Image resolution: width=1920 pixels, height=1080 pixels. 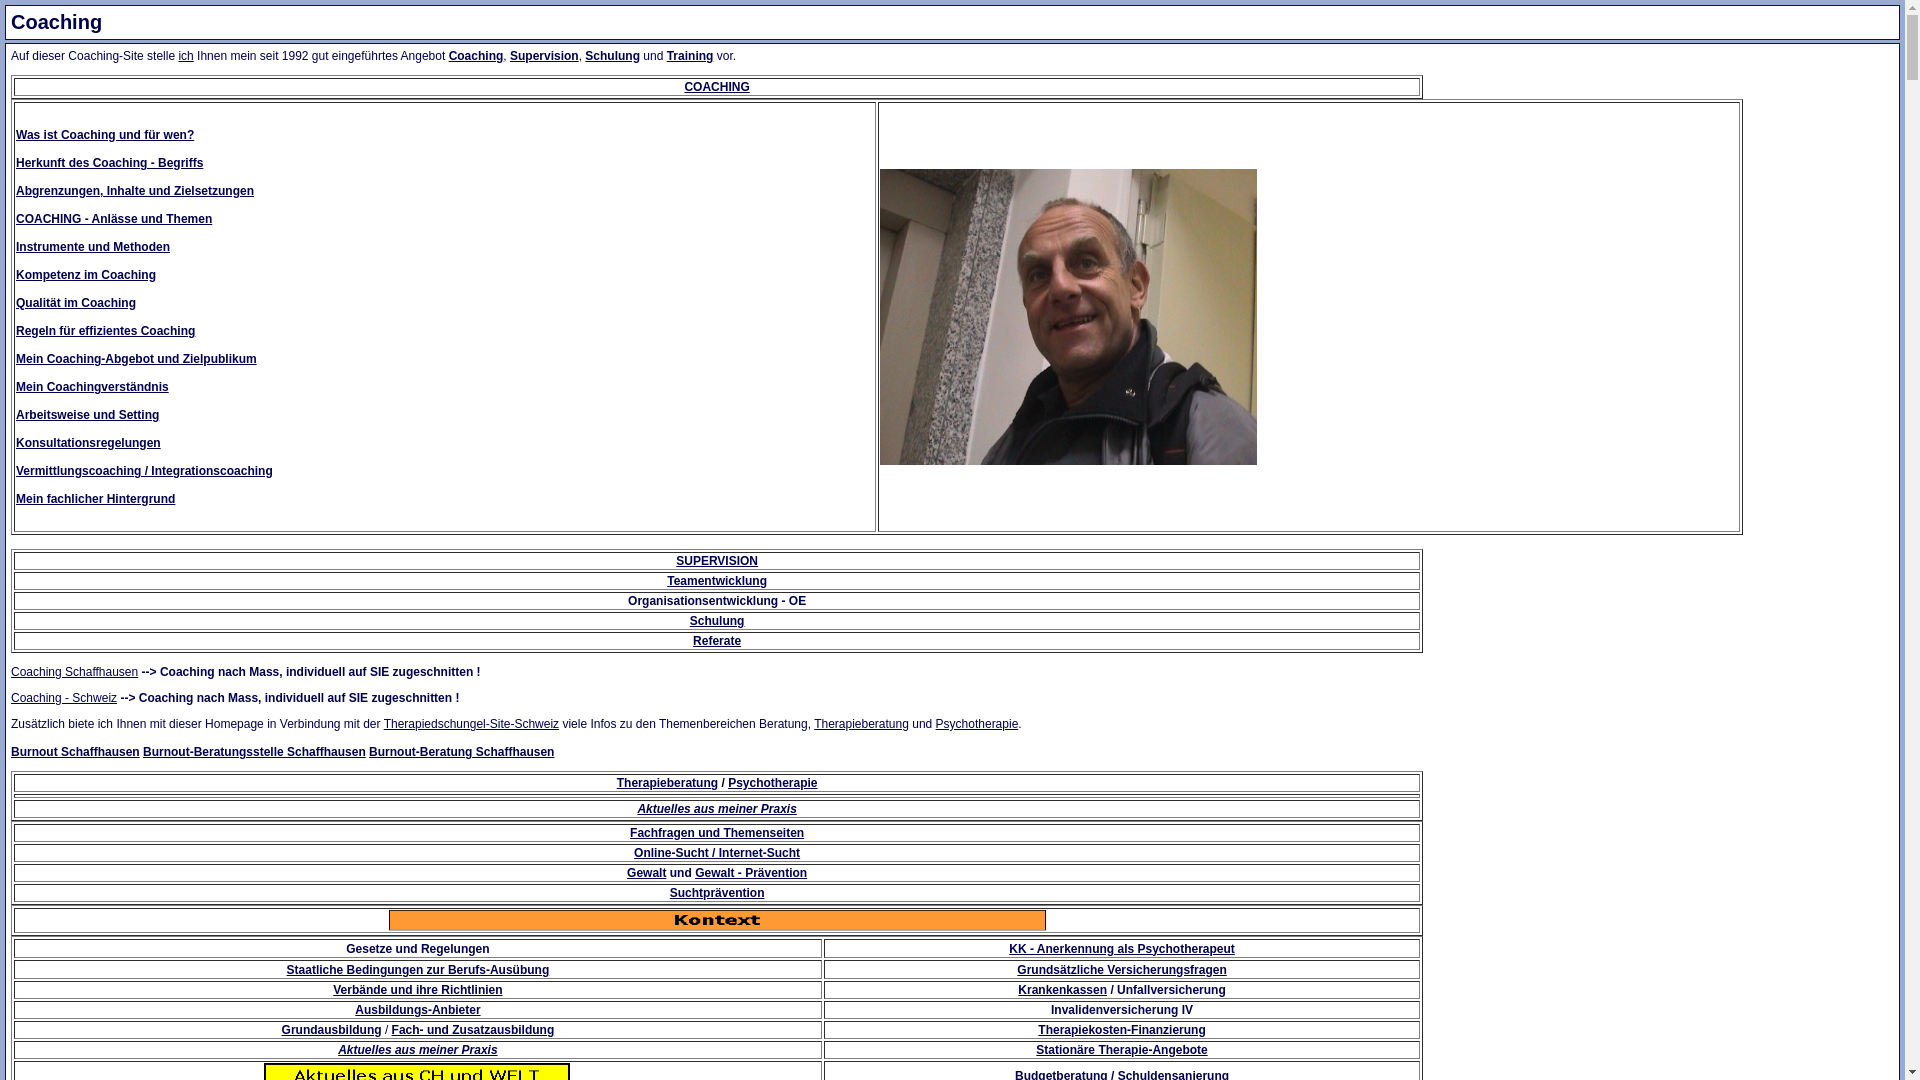 What do you see at coordinates (87, 442) in the screenshot?
I see `'Konsultationsregelungen'` at bounding box center [87, 442].